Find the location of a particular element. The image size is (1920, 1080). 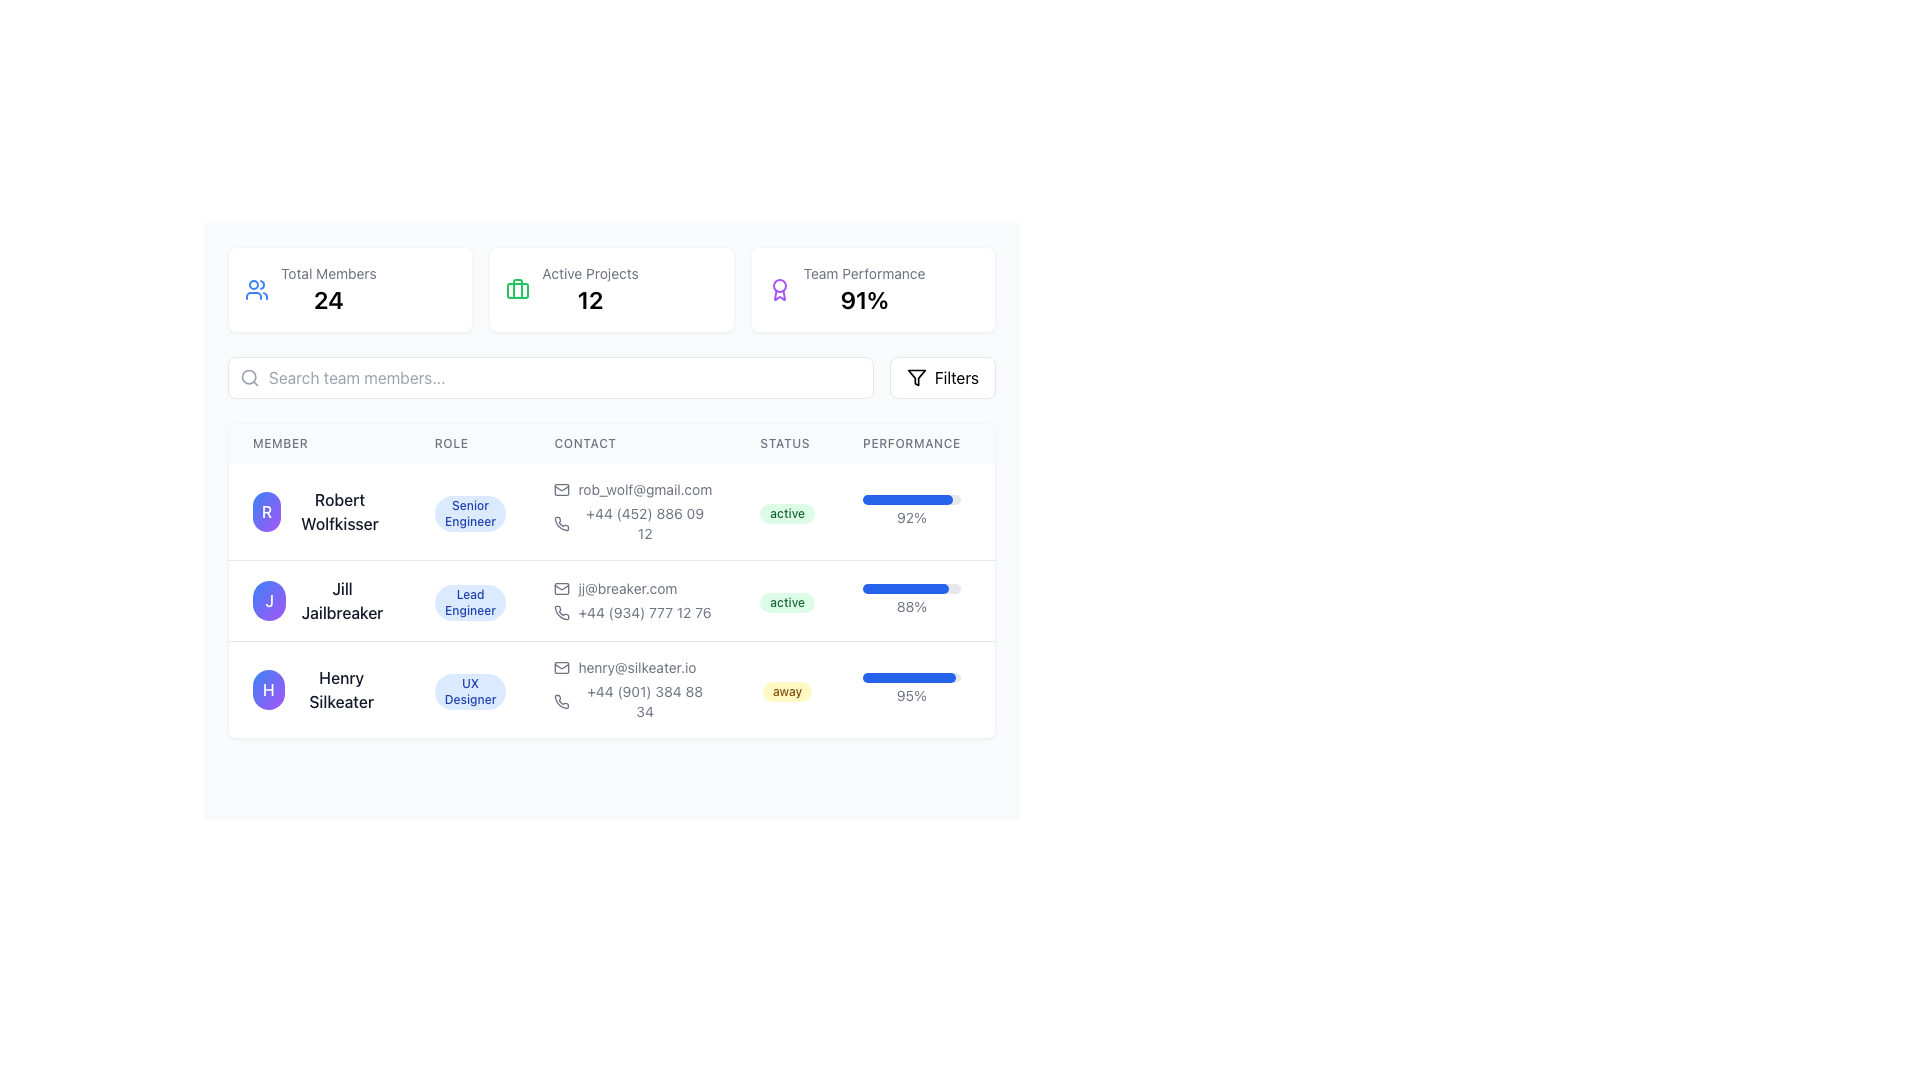

the pill-shaped label displaying 'UX Designer', located in the third row under the 'Role' column, adjacent to 'Henry Silkeater' and 'henry@silkeater.io' is located at coordinates (469, 688).